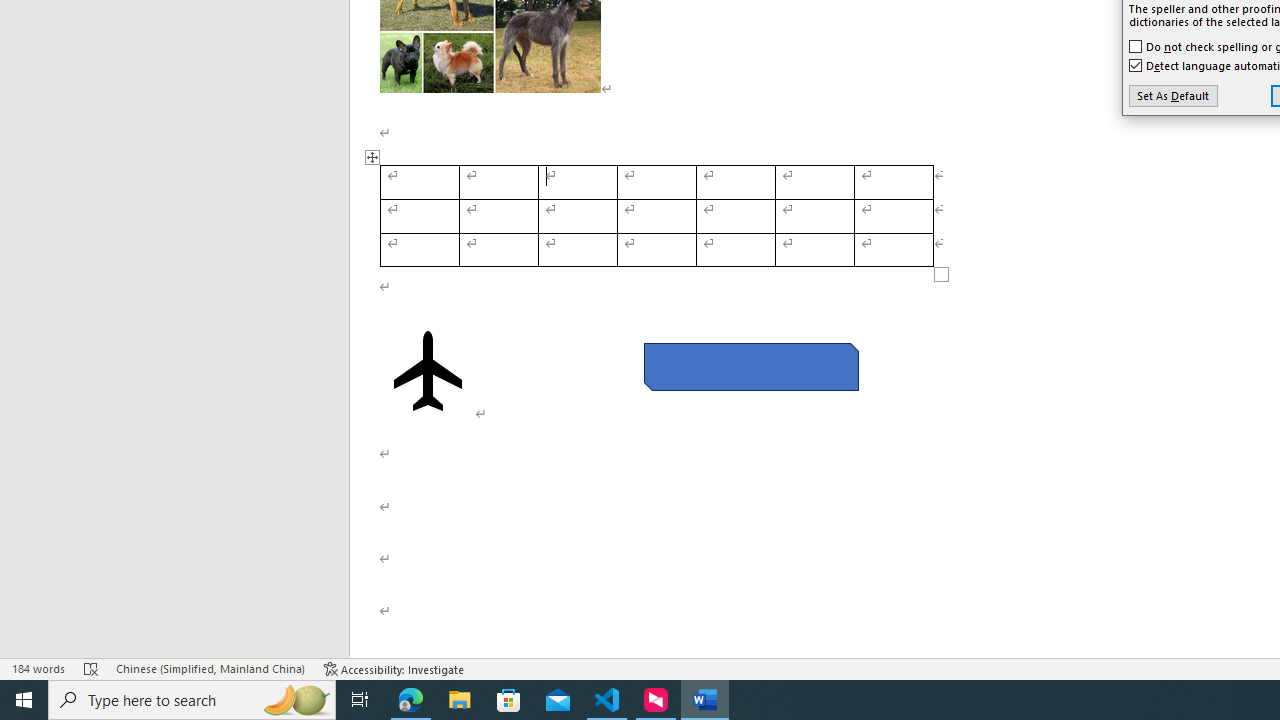  Describe the element at coordinates (606, 698) in the screenshot. I see `'Visual Studio Code - 1 running window'` at that location.